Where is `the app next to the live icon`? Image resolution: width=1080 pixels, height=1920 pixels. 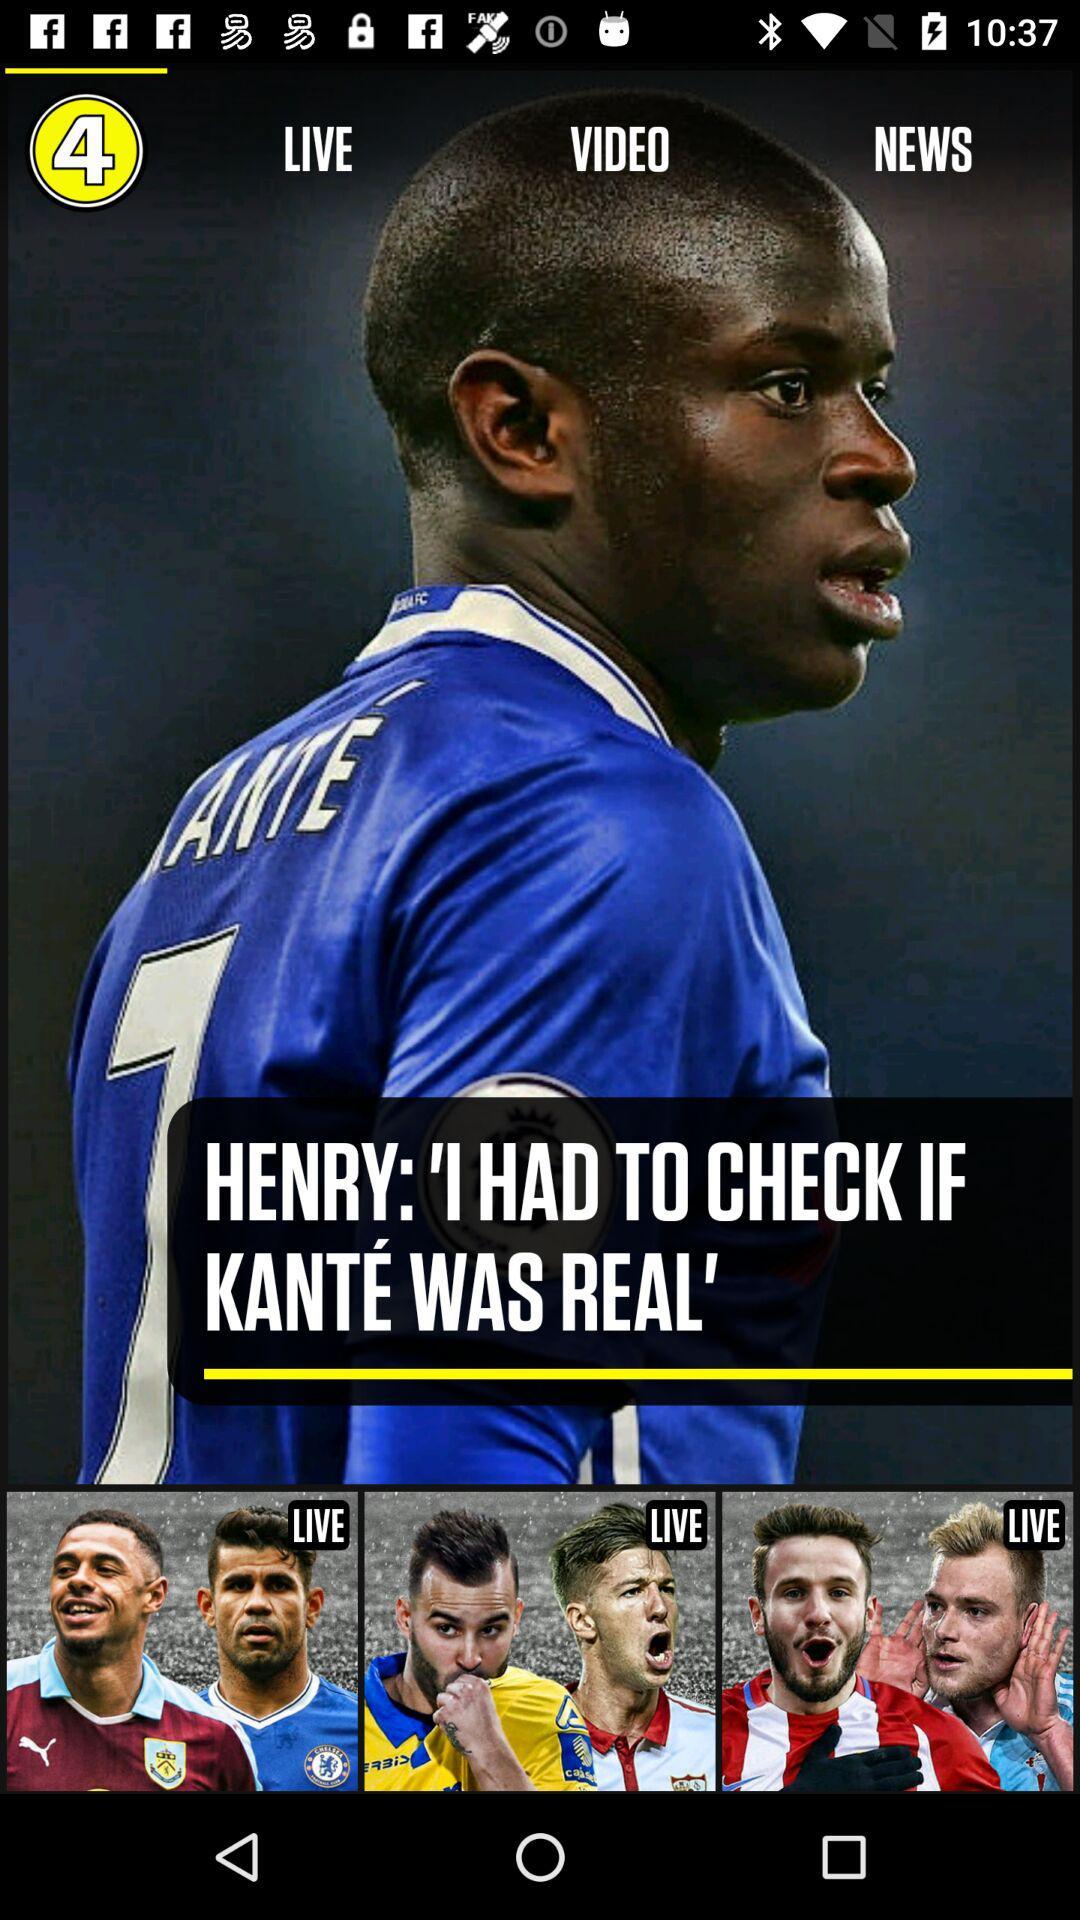 the app next to the live icon is located at coordinates (619, 149).